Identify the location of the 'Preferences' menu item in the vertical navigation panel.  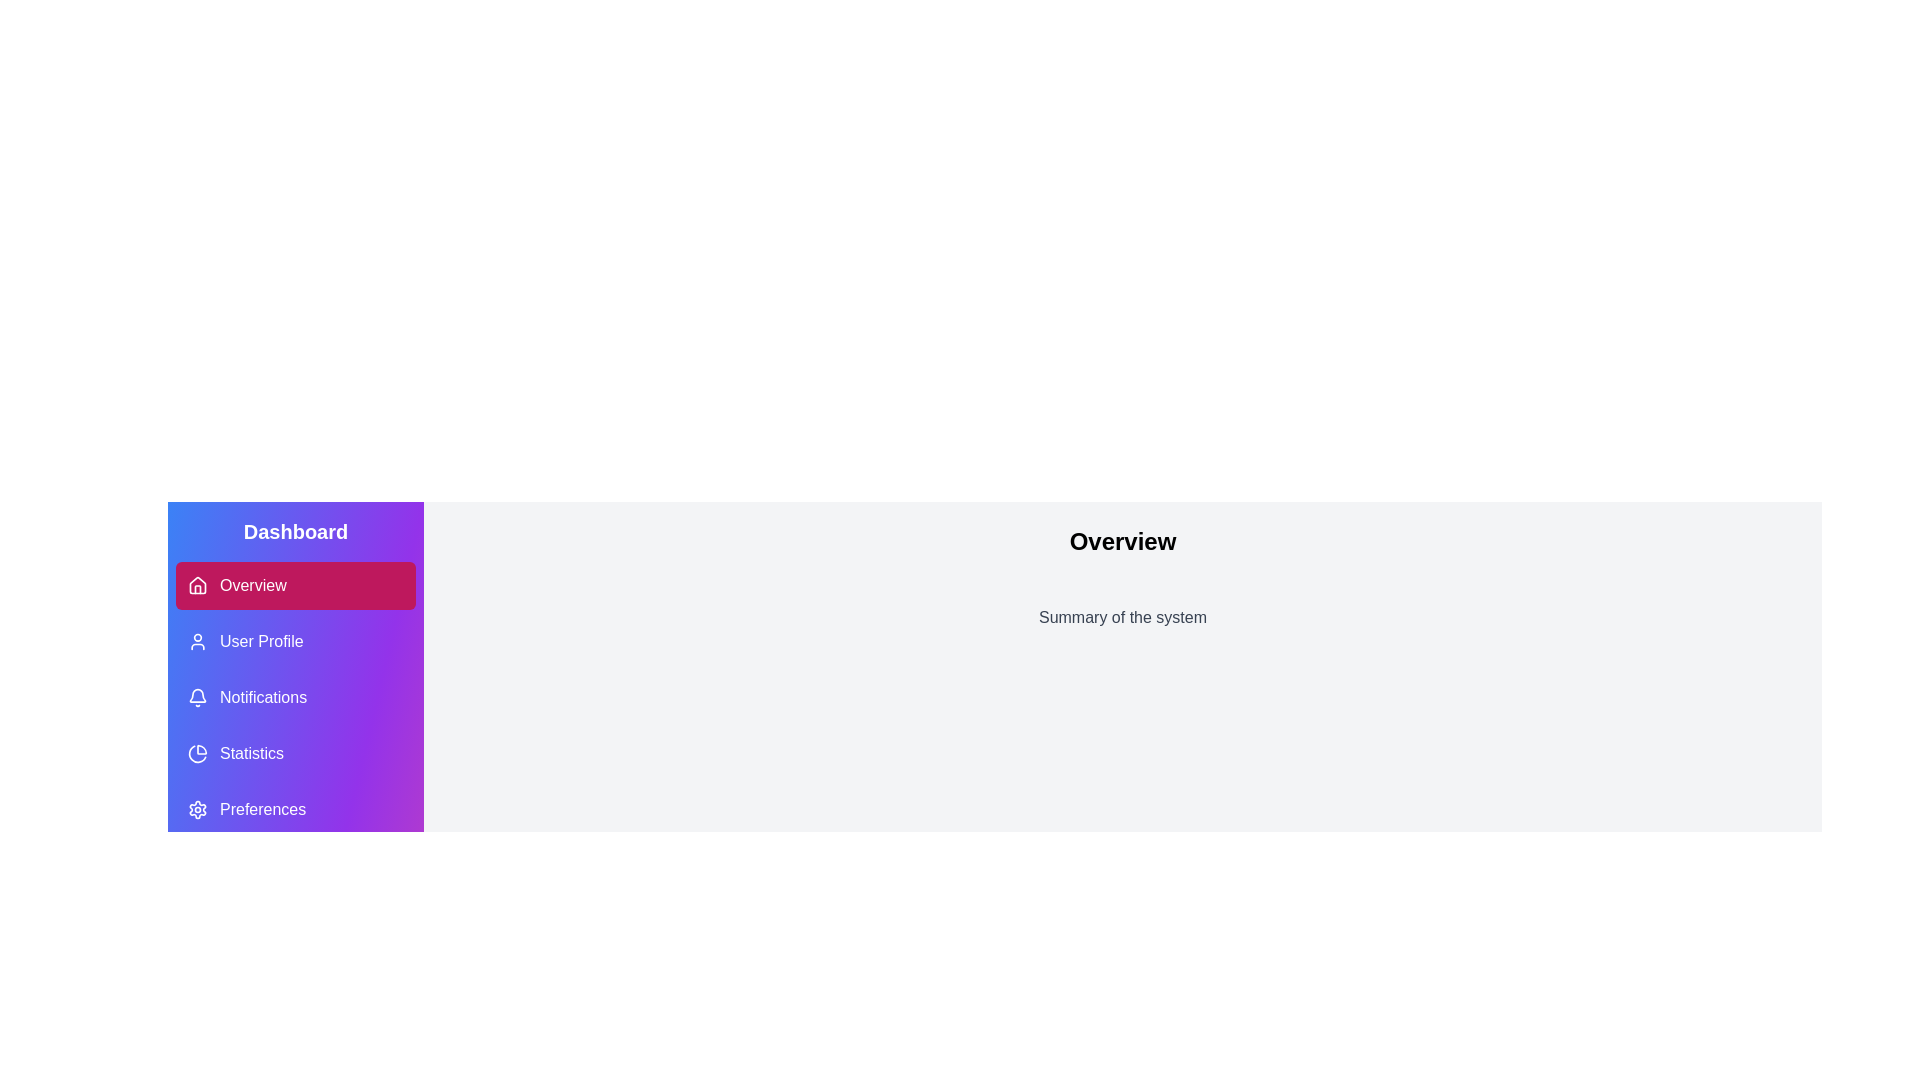
(295, 810).